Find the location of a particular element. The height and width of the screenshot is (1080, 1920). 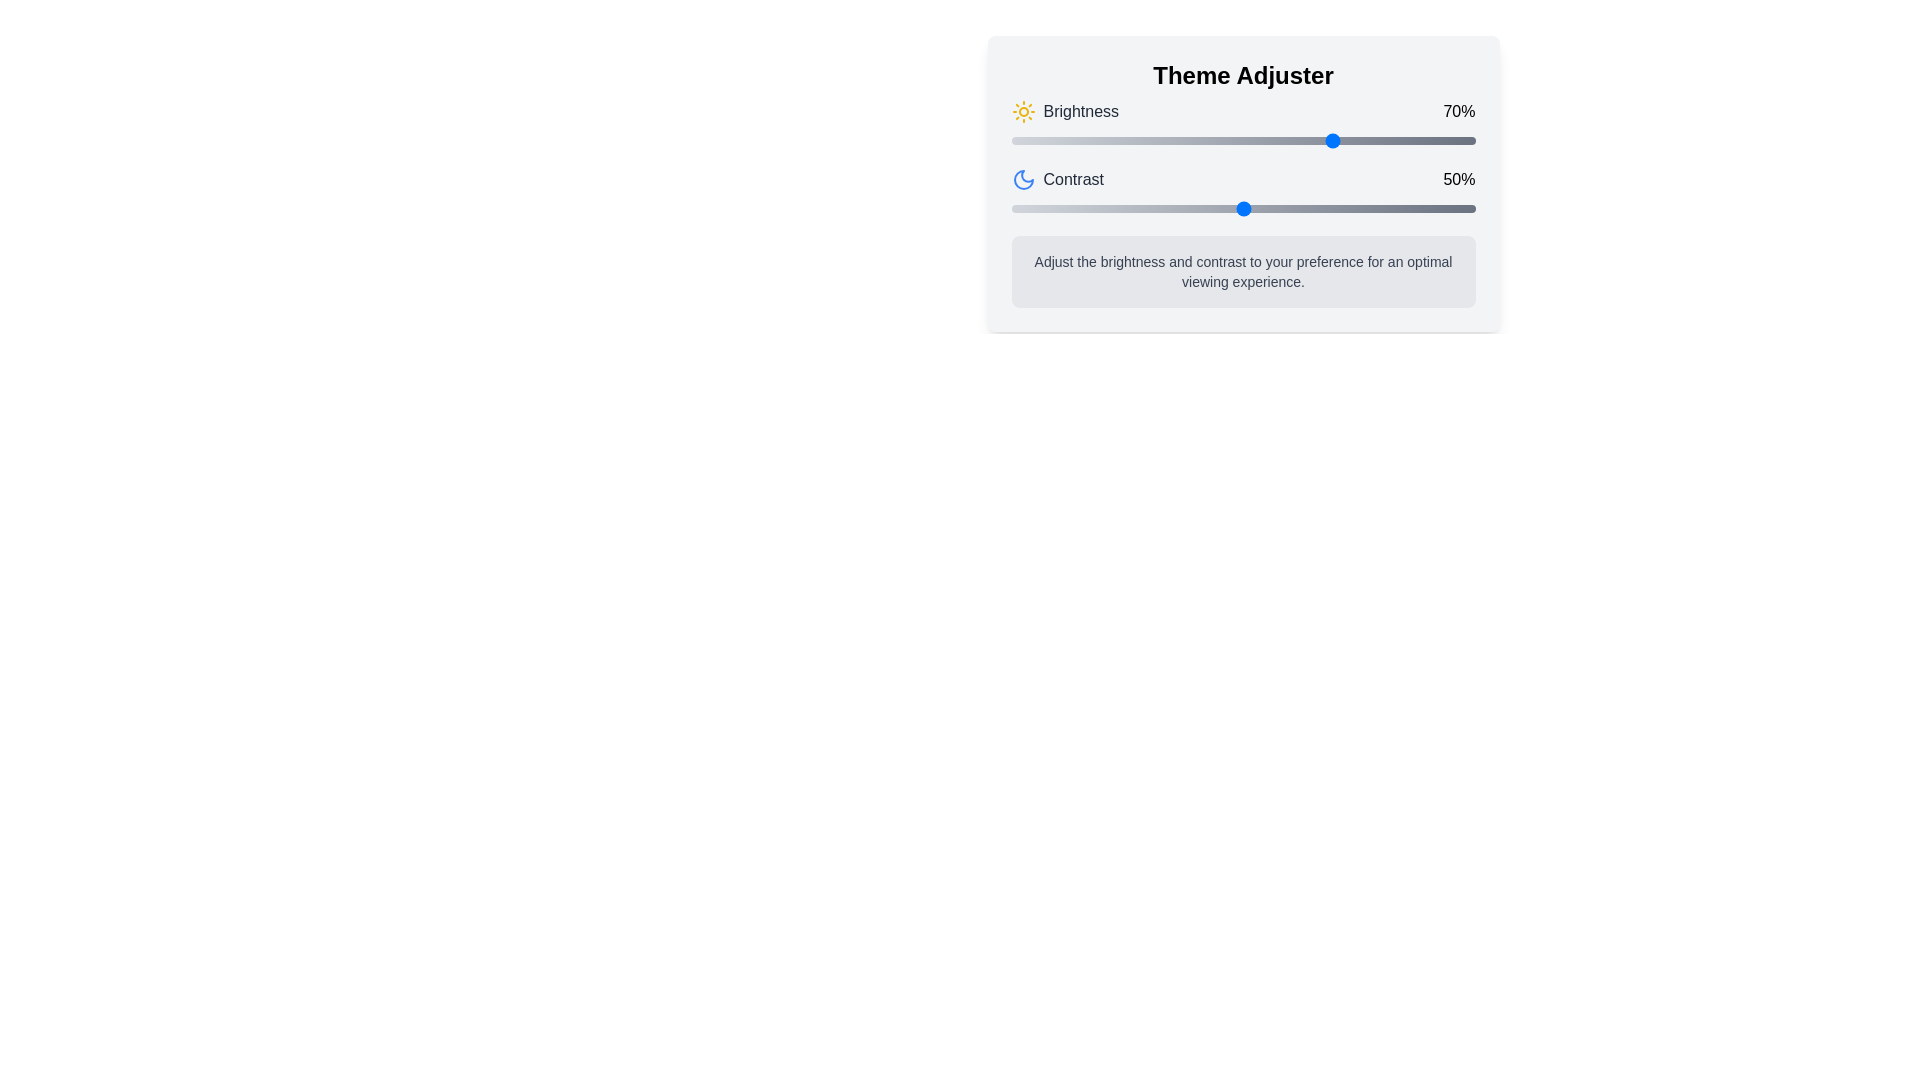

contrast is located at coordinates (1173, 208).